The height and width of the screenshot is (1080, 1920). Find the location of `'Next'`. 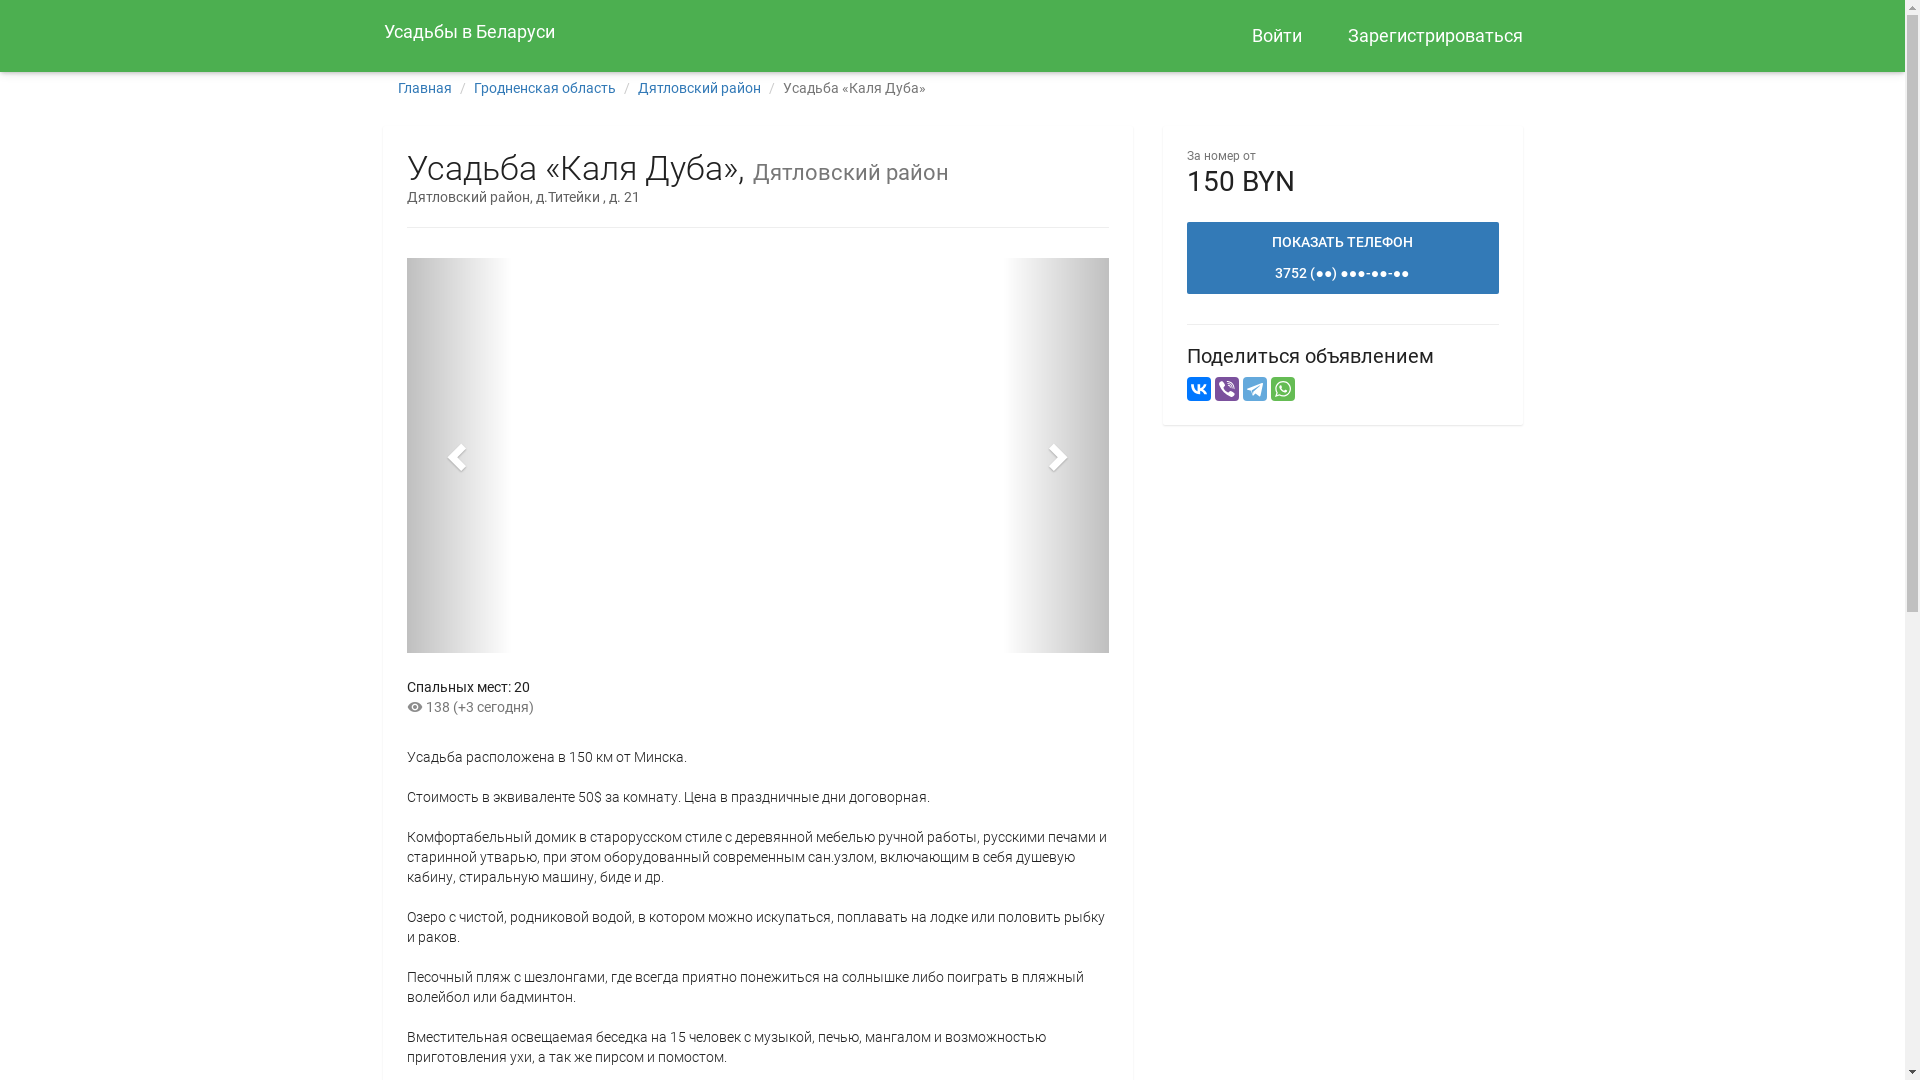

'Next' is located at coordinates (1054, 455).